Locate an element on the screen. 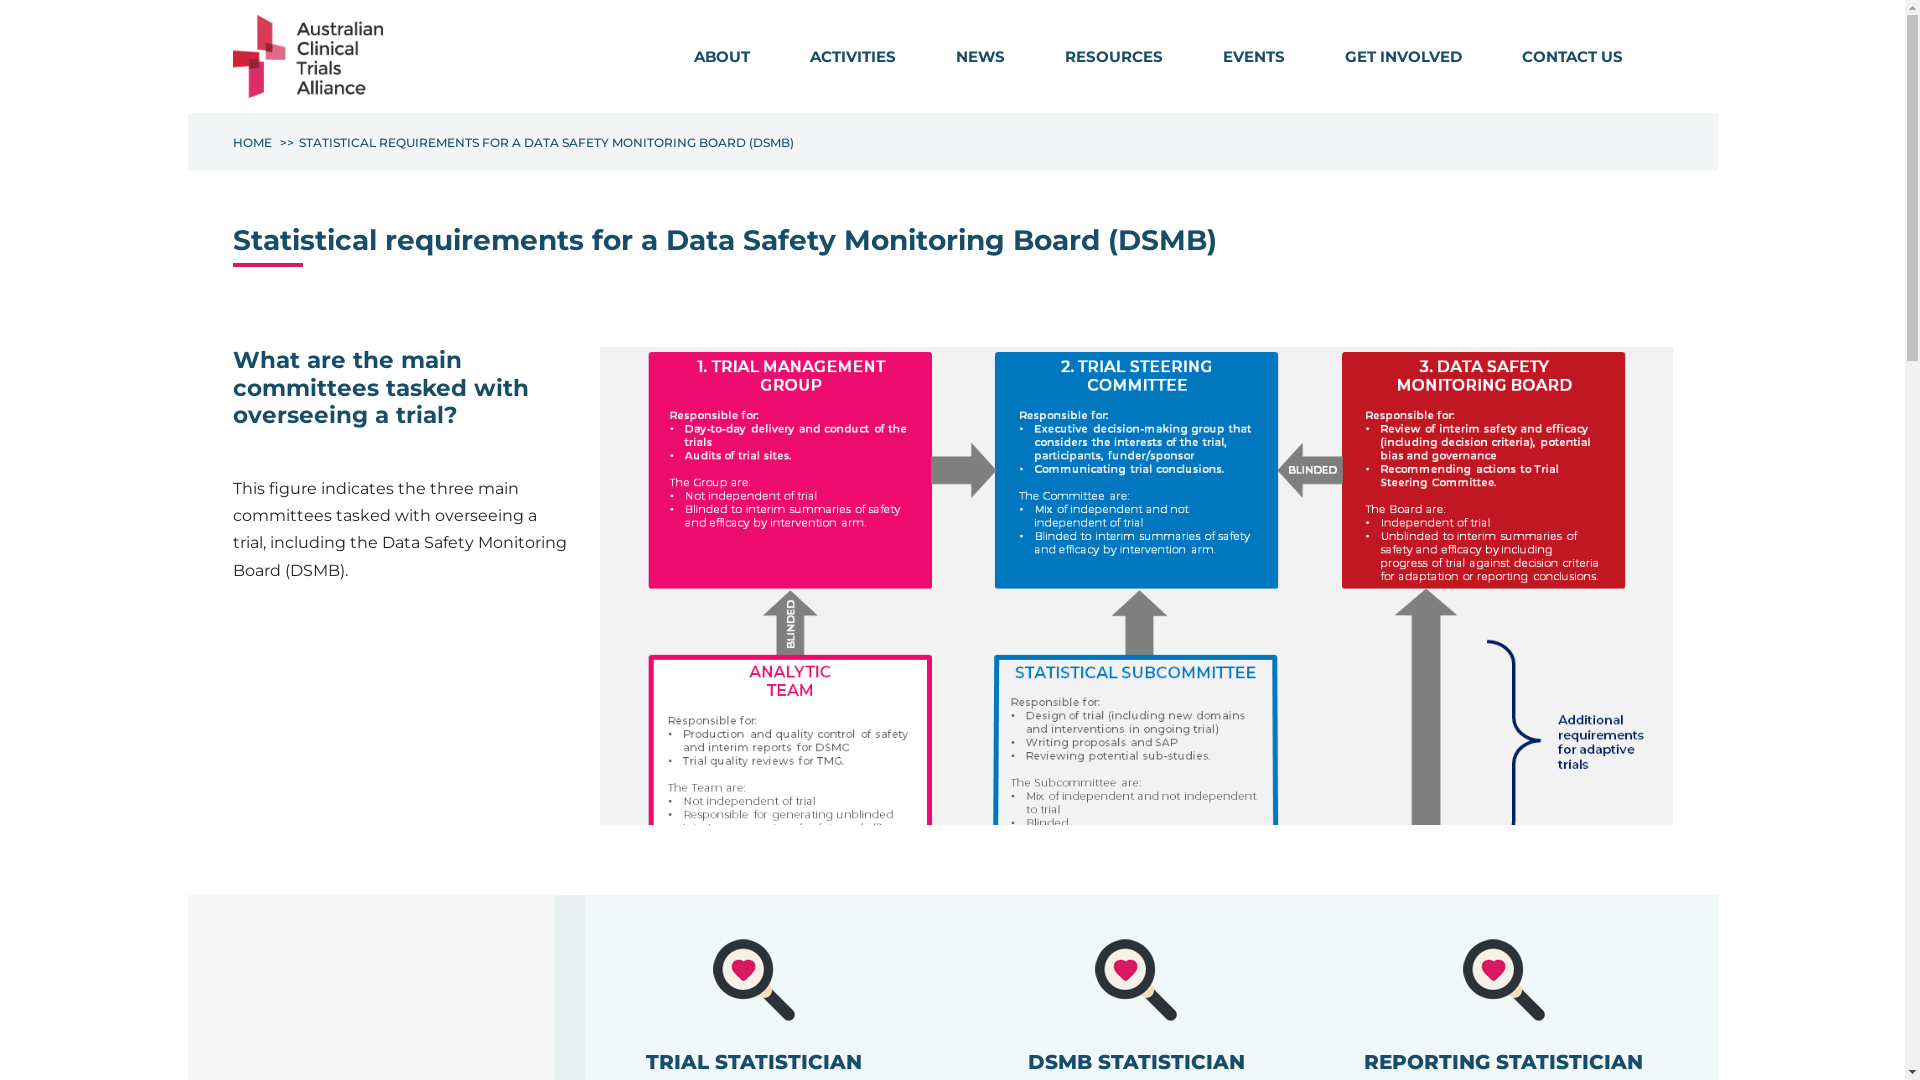 This screenshot has height=1080, width=1920. 'RESOURCES' is located at coordinates (1112, 56).